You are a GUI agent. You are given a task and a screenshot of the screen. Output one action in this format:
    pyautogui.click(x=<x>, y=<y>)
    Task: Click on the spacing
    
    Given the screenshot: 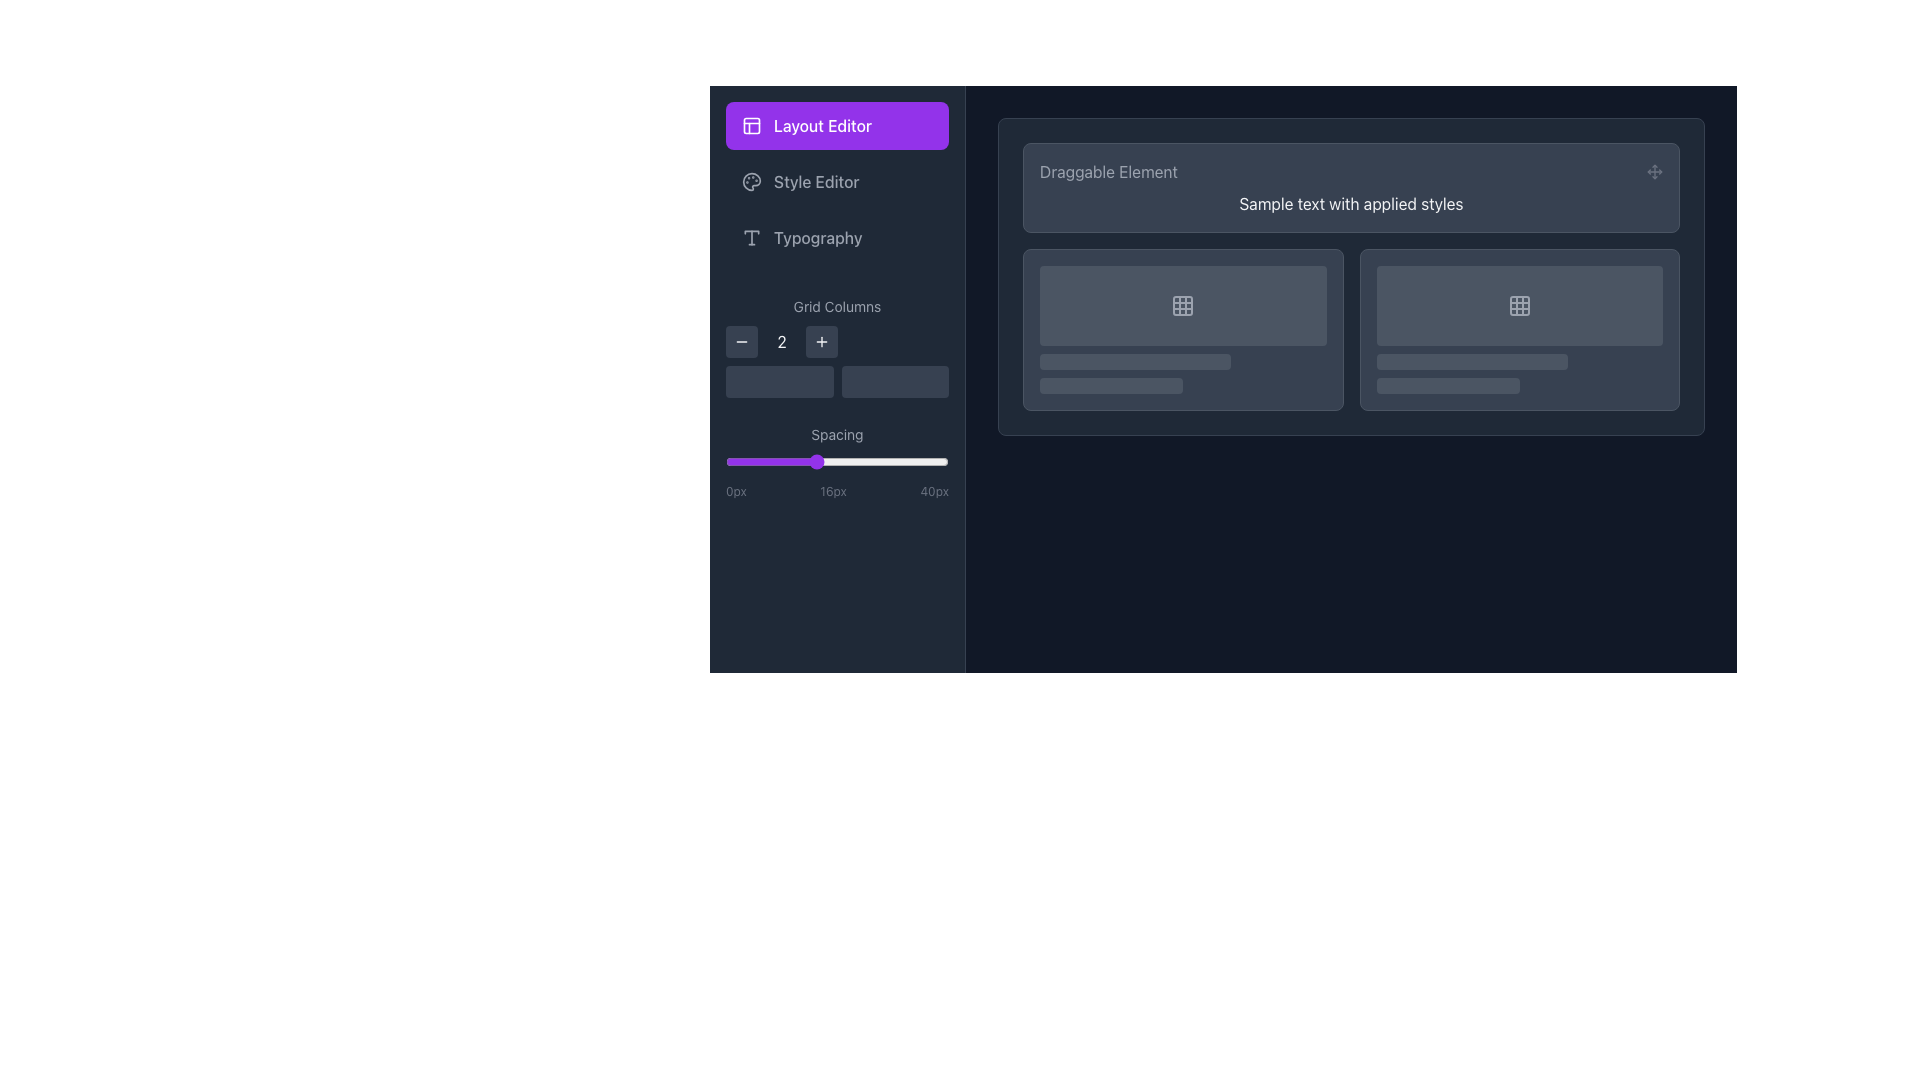 What is the action you would take?
    pyautogui.click(x=736, y=462)
    